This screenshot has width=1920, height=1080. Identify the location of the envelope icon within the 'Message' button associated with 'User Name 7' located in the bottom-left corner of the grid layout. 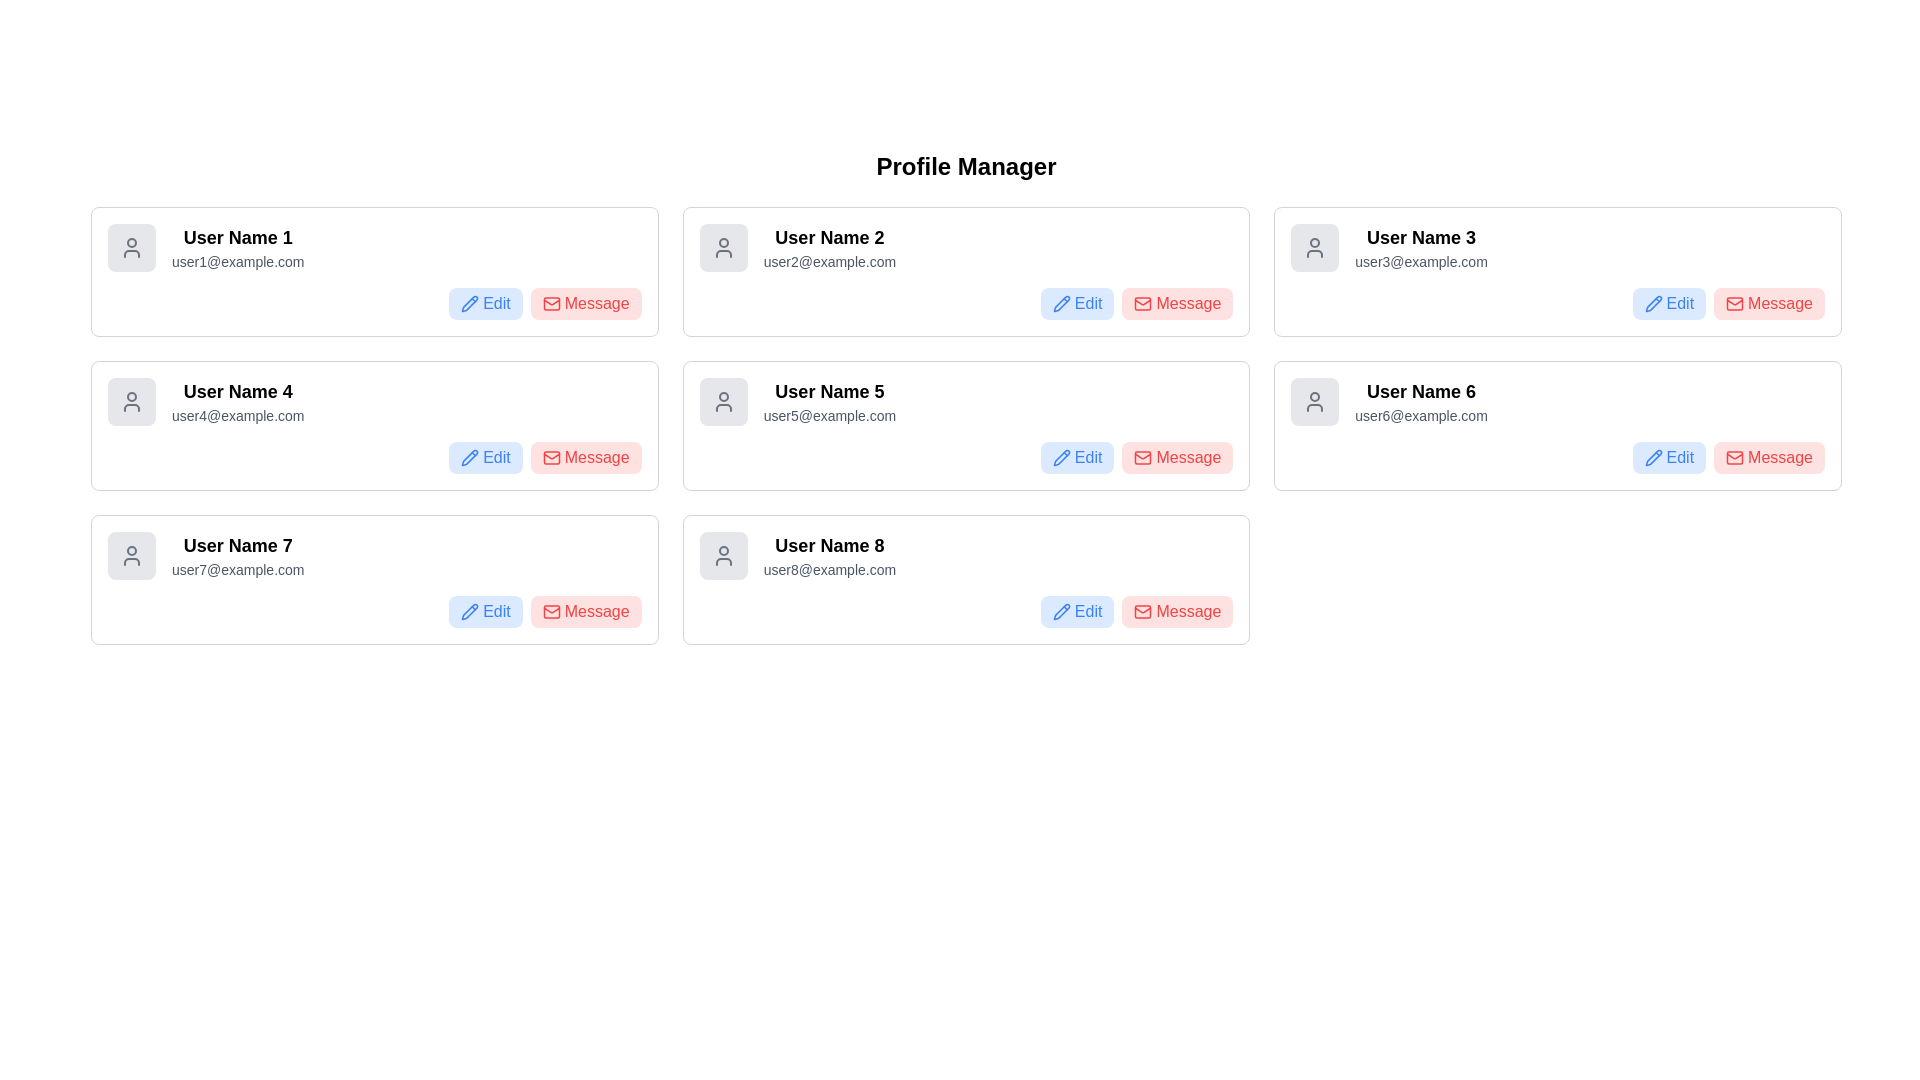
(551, 611).